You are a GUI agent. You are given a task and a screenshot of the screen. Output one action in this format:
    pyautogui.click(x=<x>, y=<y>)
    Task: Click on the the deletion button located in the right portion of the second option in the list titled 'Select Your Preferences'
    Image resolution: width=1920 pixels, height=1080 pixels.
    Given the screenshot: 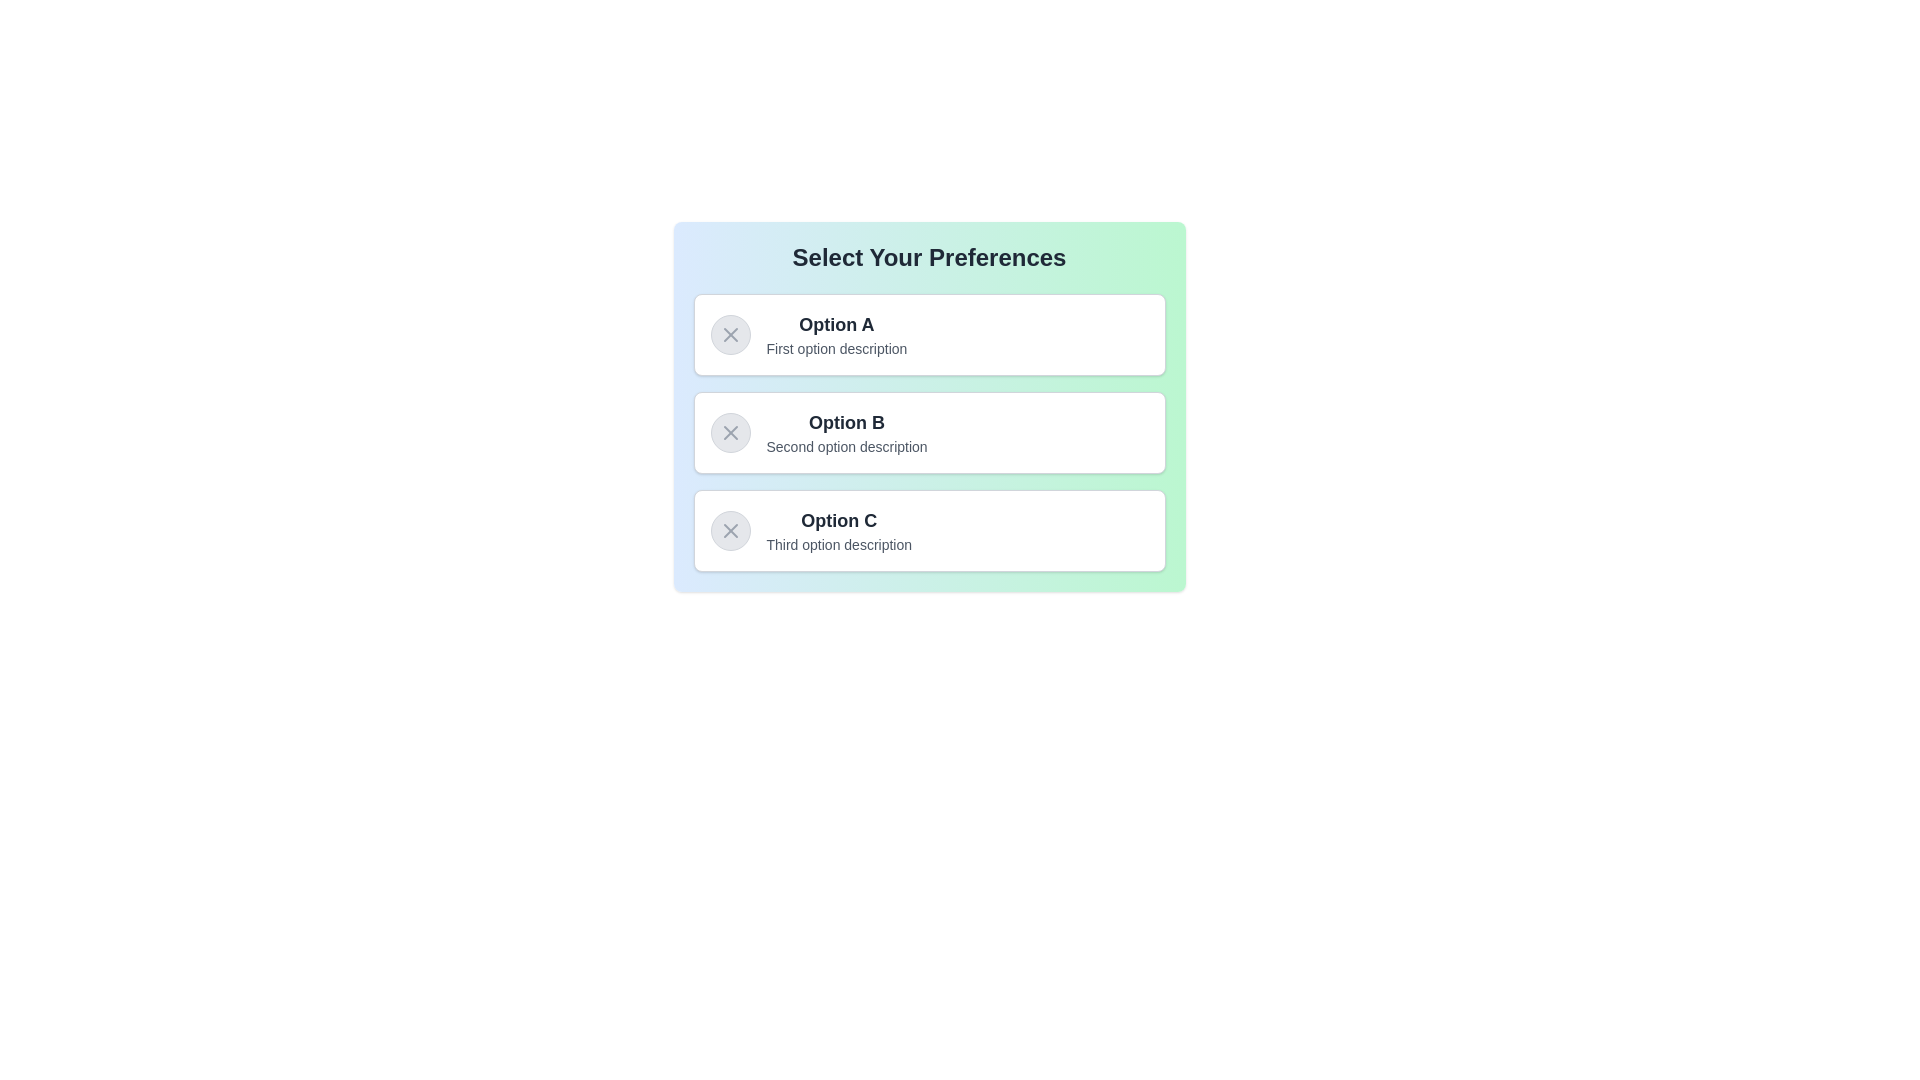 What is the action you would take?
    pyautogui.click(x=729, y=431)
    